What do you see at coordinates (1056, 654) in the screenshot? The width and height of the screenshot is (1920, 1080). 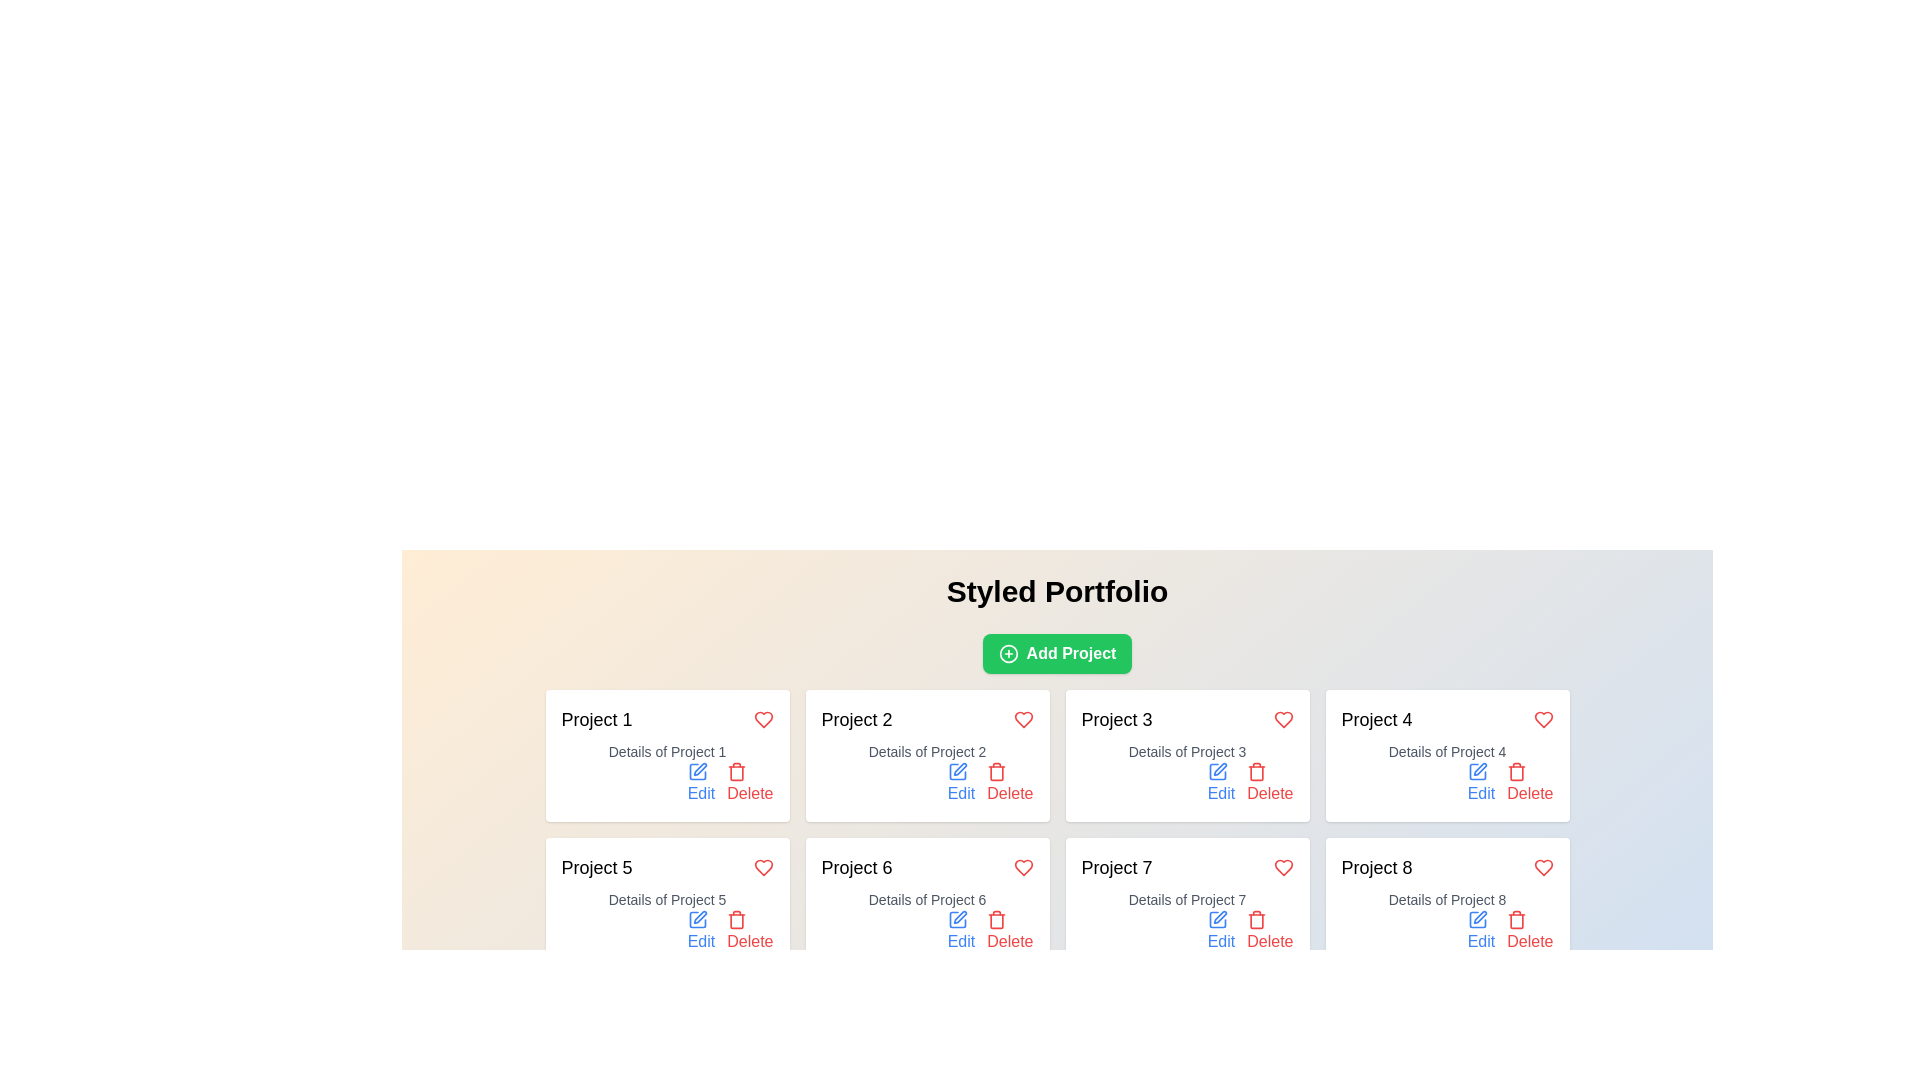 I see `the button located below the 'Styled Portfolio' header to initiate the addition of a new project` at bounding box center [1056, 654].